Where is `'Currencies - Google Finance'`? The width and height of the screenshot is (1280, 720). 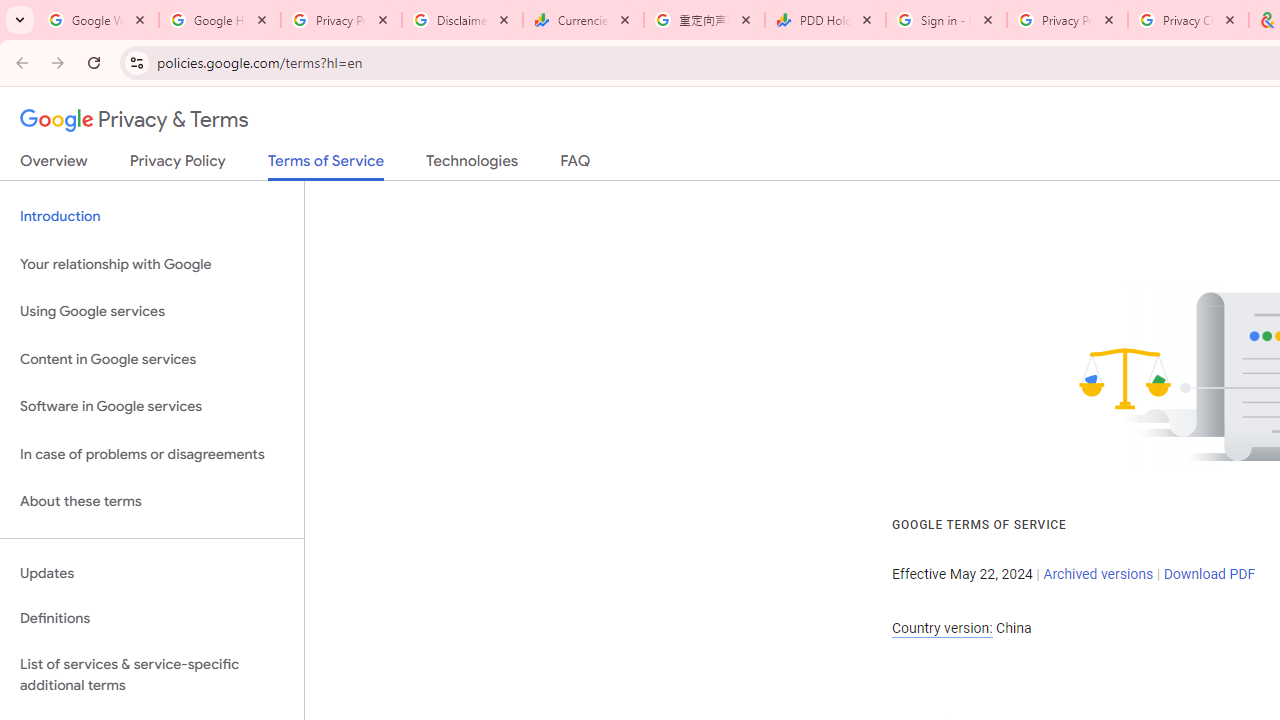
'Currencies - Google Finance' is located at coordinates (582, 20).